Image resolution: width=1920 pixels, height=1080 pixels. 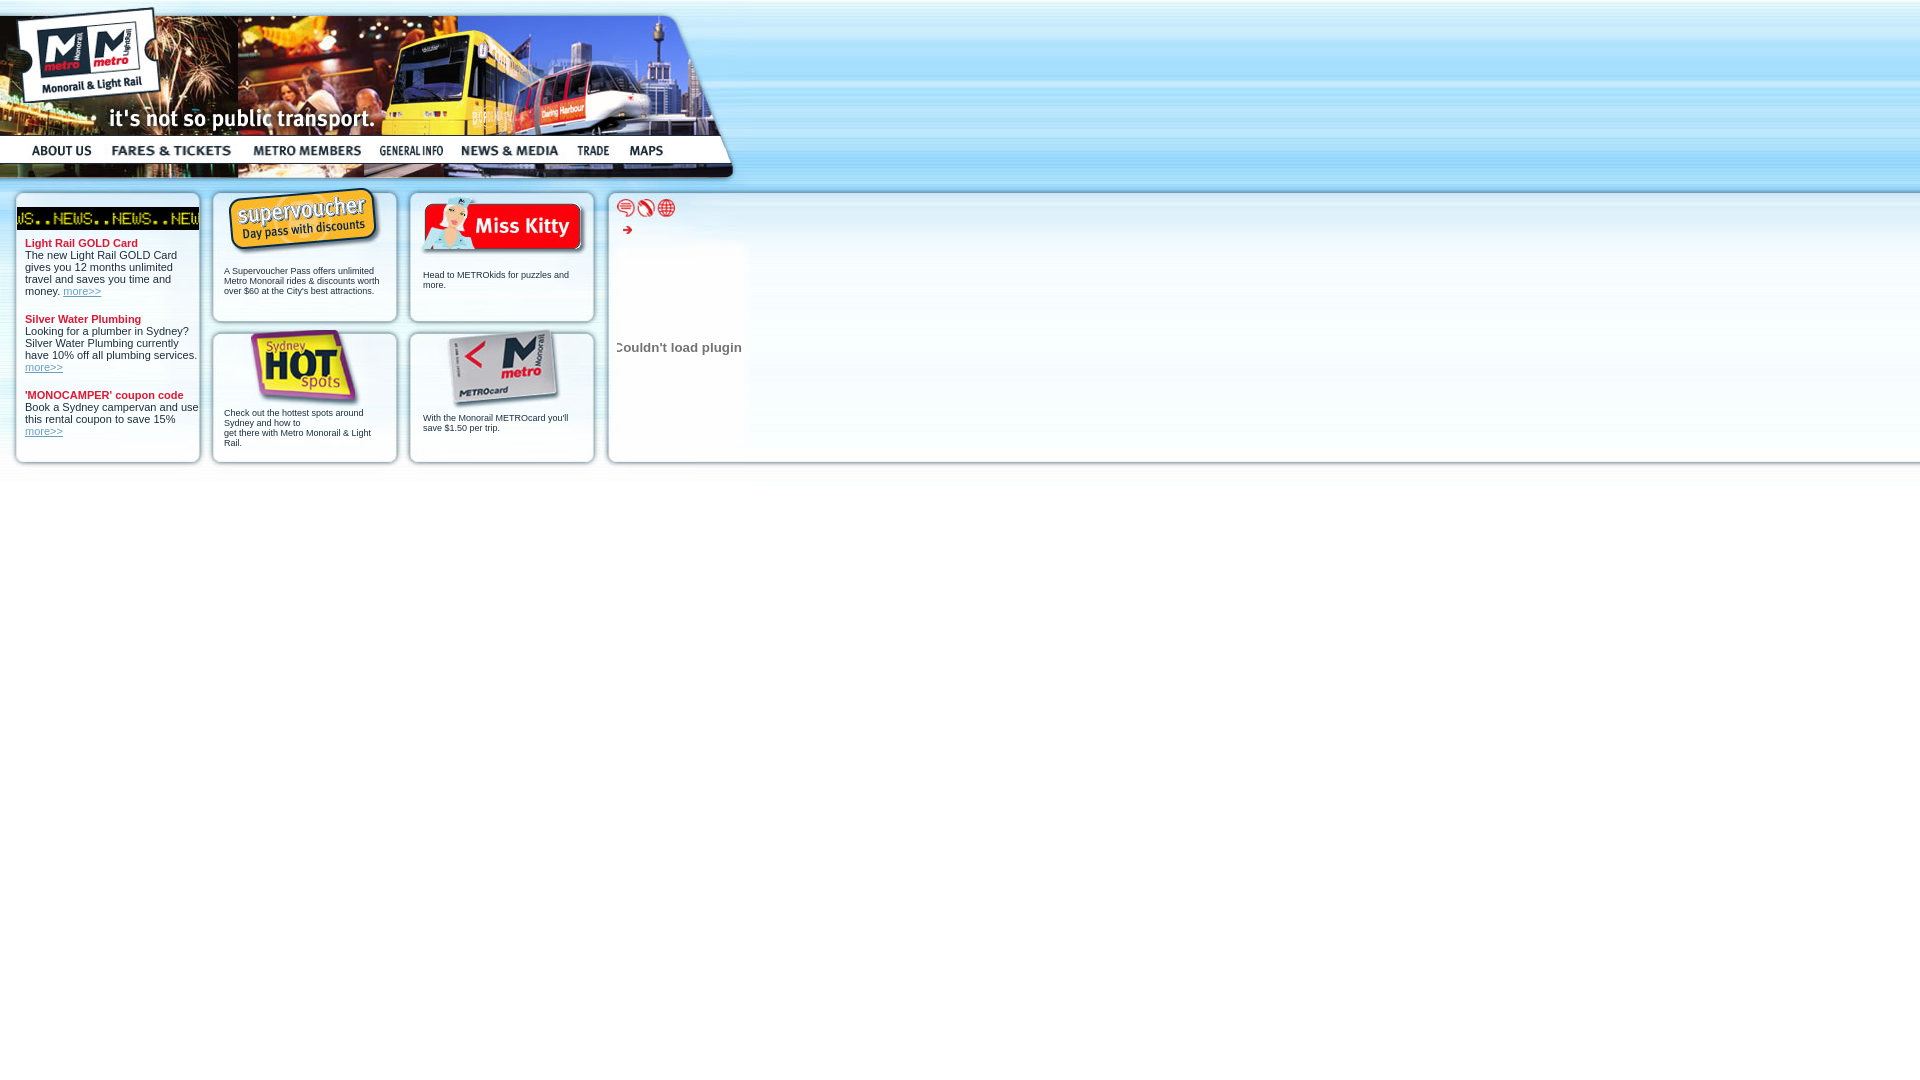 I want to click on 'campervan', so click(x=128, y=406).